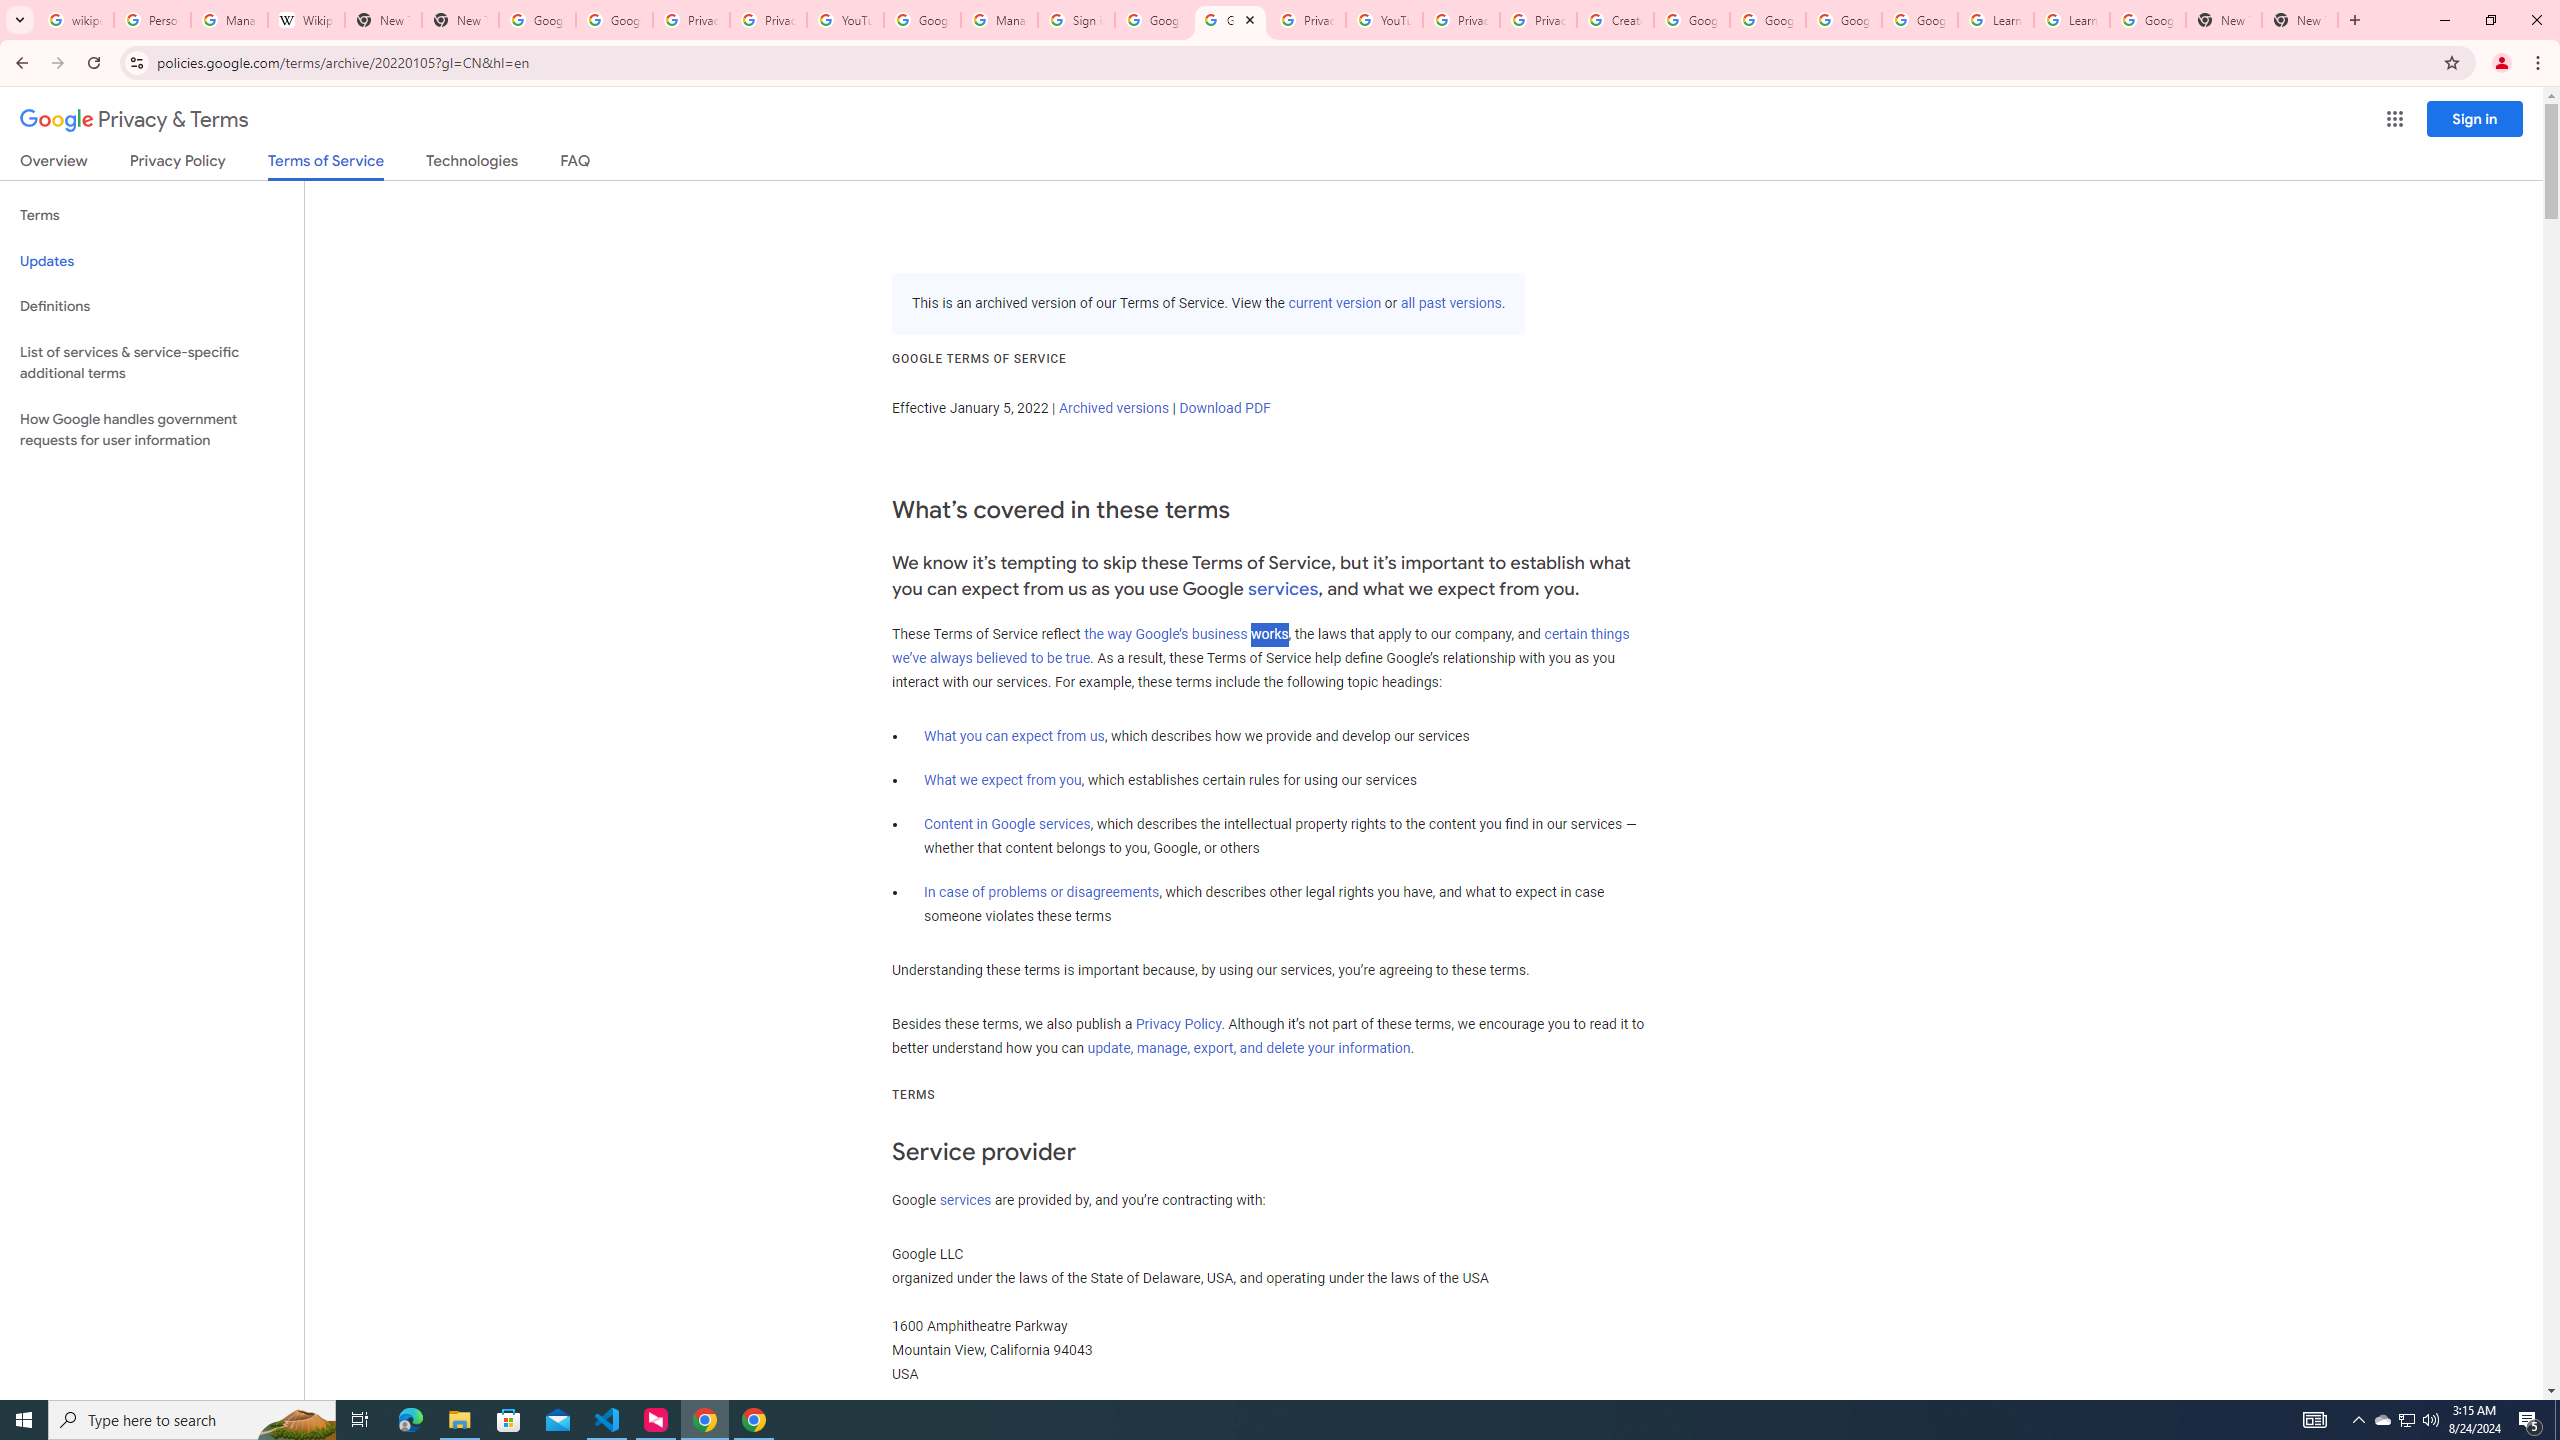 The image size is (2560, 1440). What do you see at coordinates (1076, 19) in the screenshot?
I see `'Sign in - Google Accounts'` at bounding box center [1076, 19].